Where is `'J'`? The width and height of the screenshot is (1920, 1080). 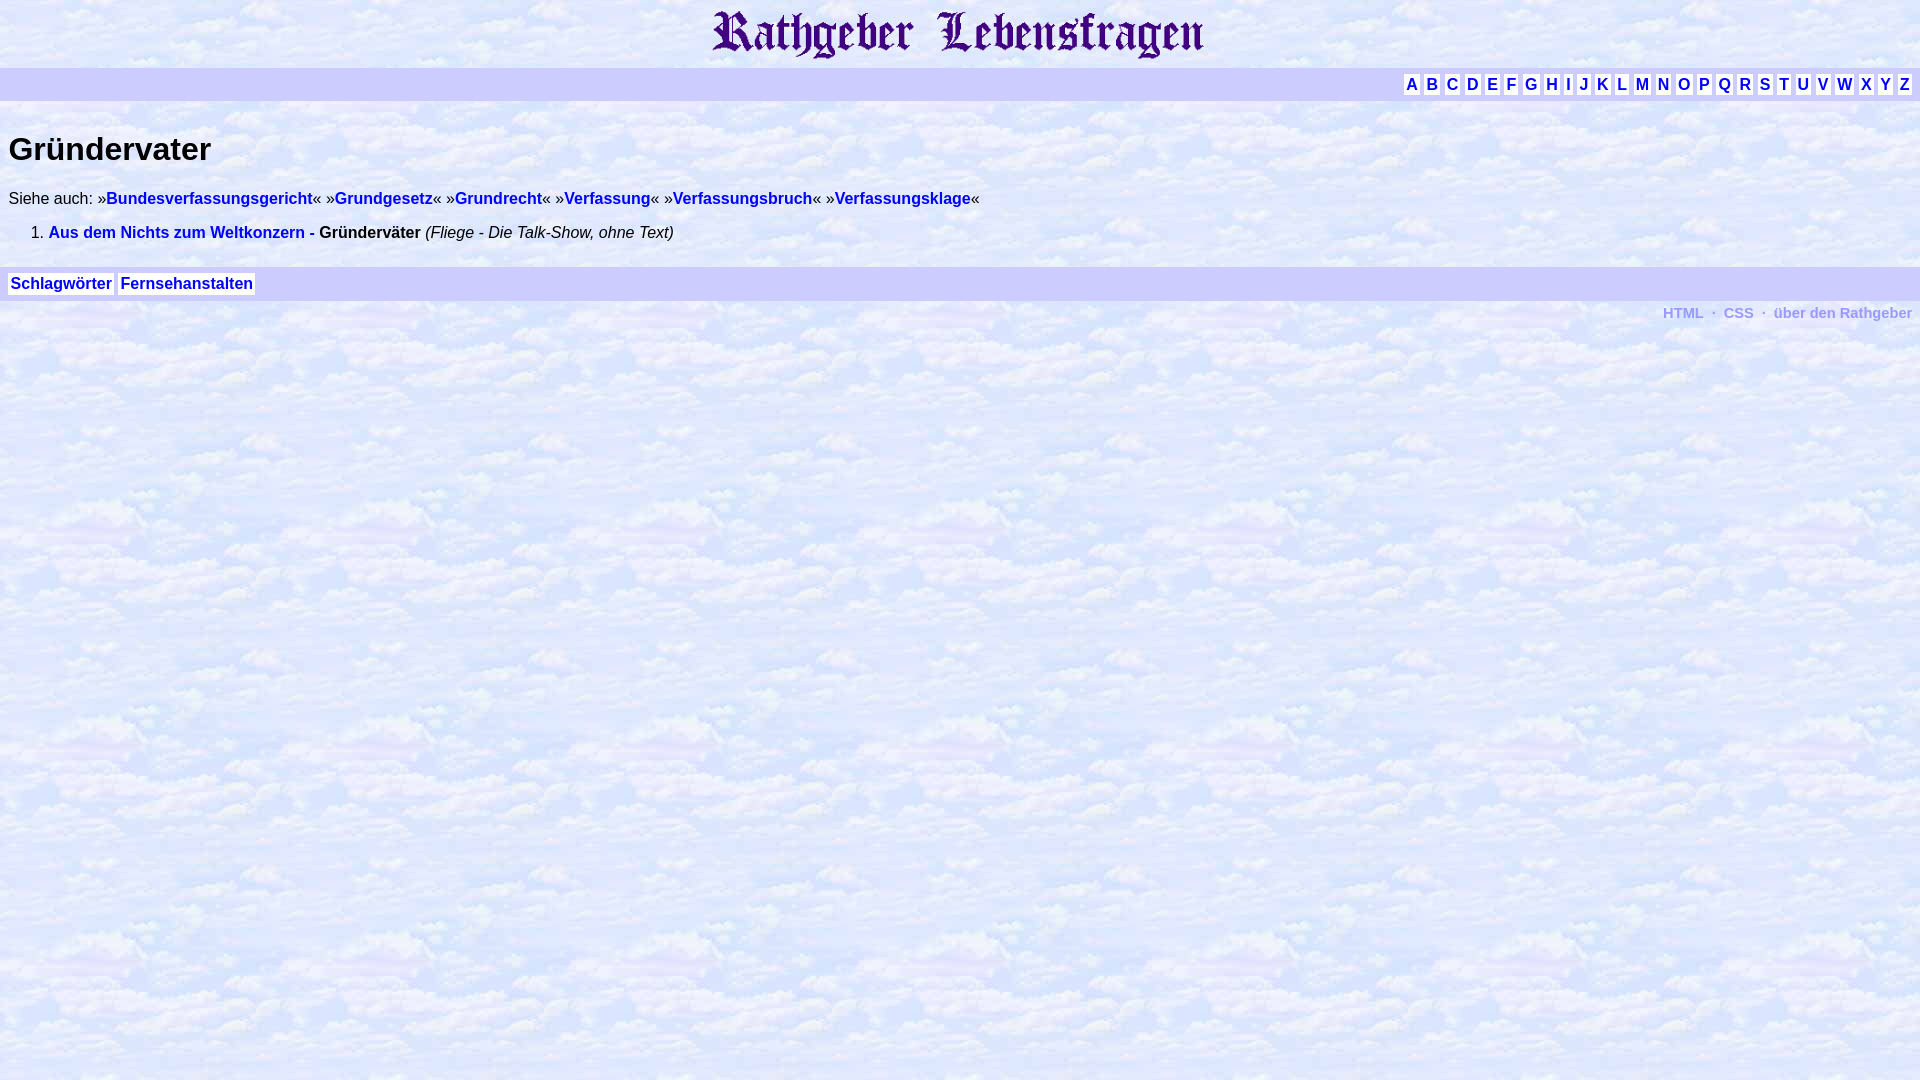
'J' is located at coordinates (1582, 83).